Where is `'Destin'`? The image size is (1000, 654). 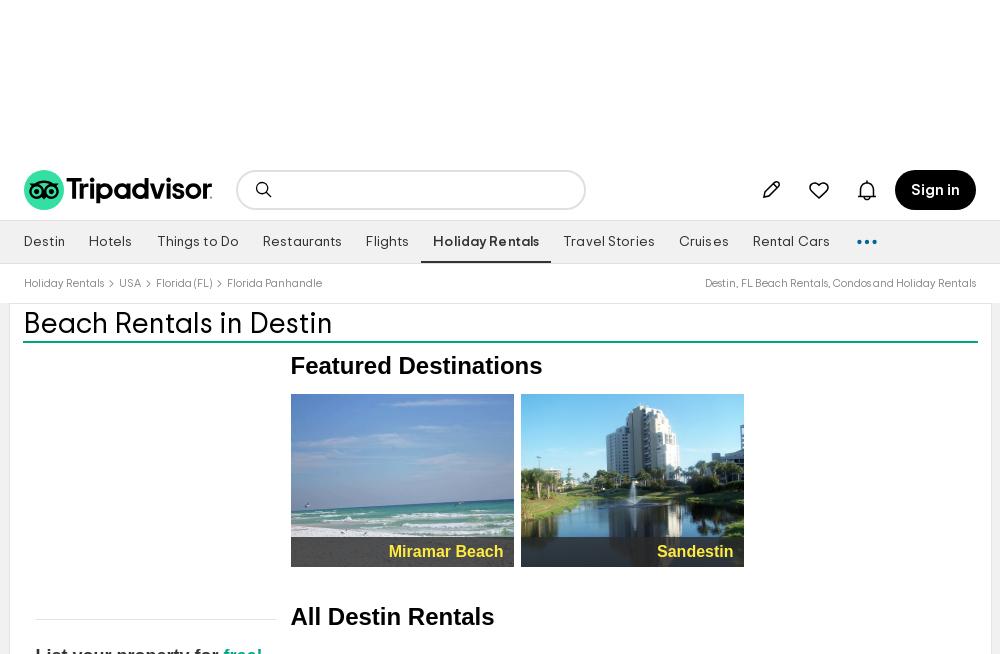
'Destin' is located at coordinates (24, 241).